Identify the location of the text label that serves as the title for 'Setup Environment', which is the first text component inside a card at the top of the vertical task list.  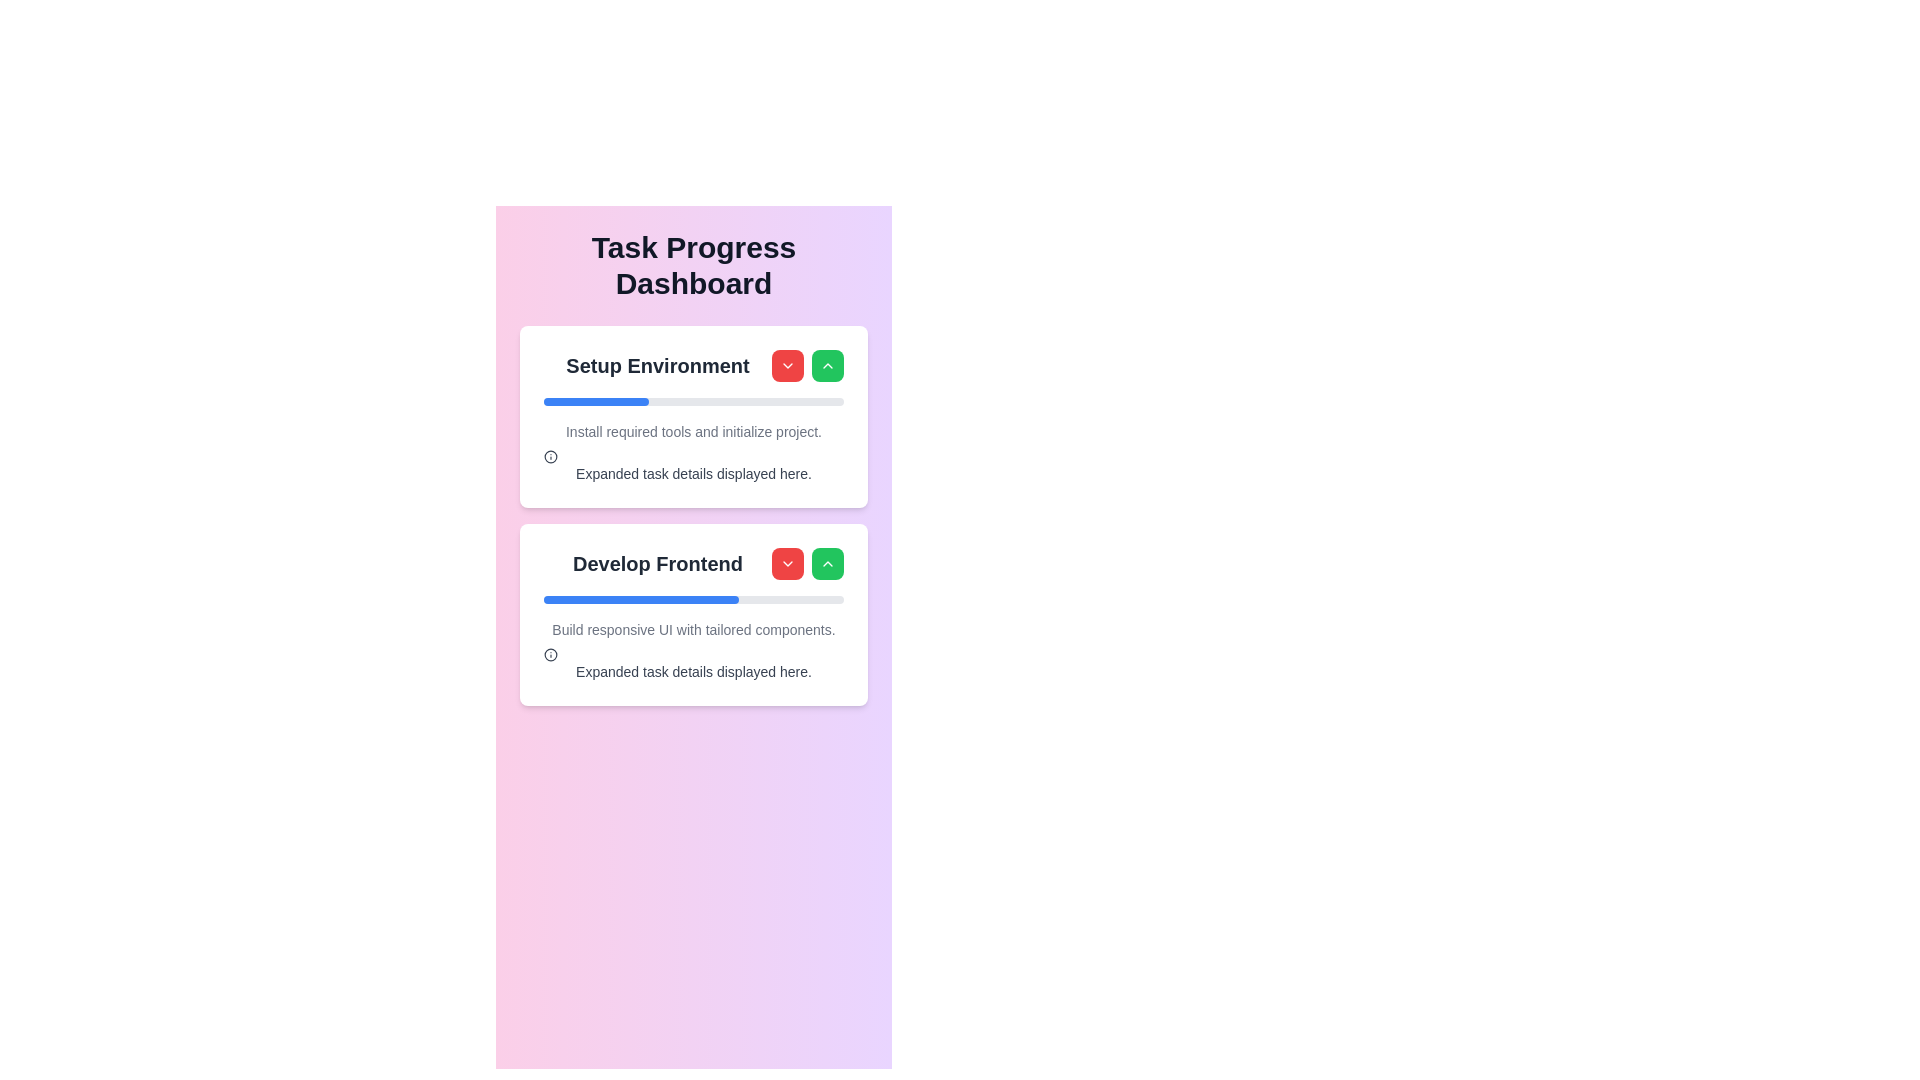
(657, 366).